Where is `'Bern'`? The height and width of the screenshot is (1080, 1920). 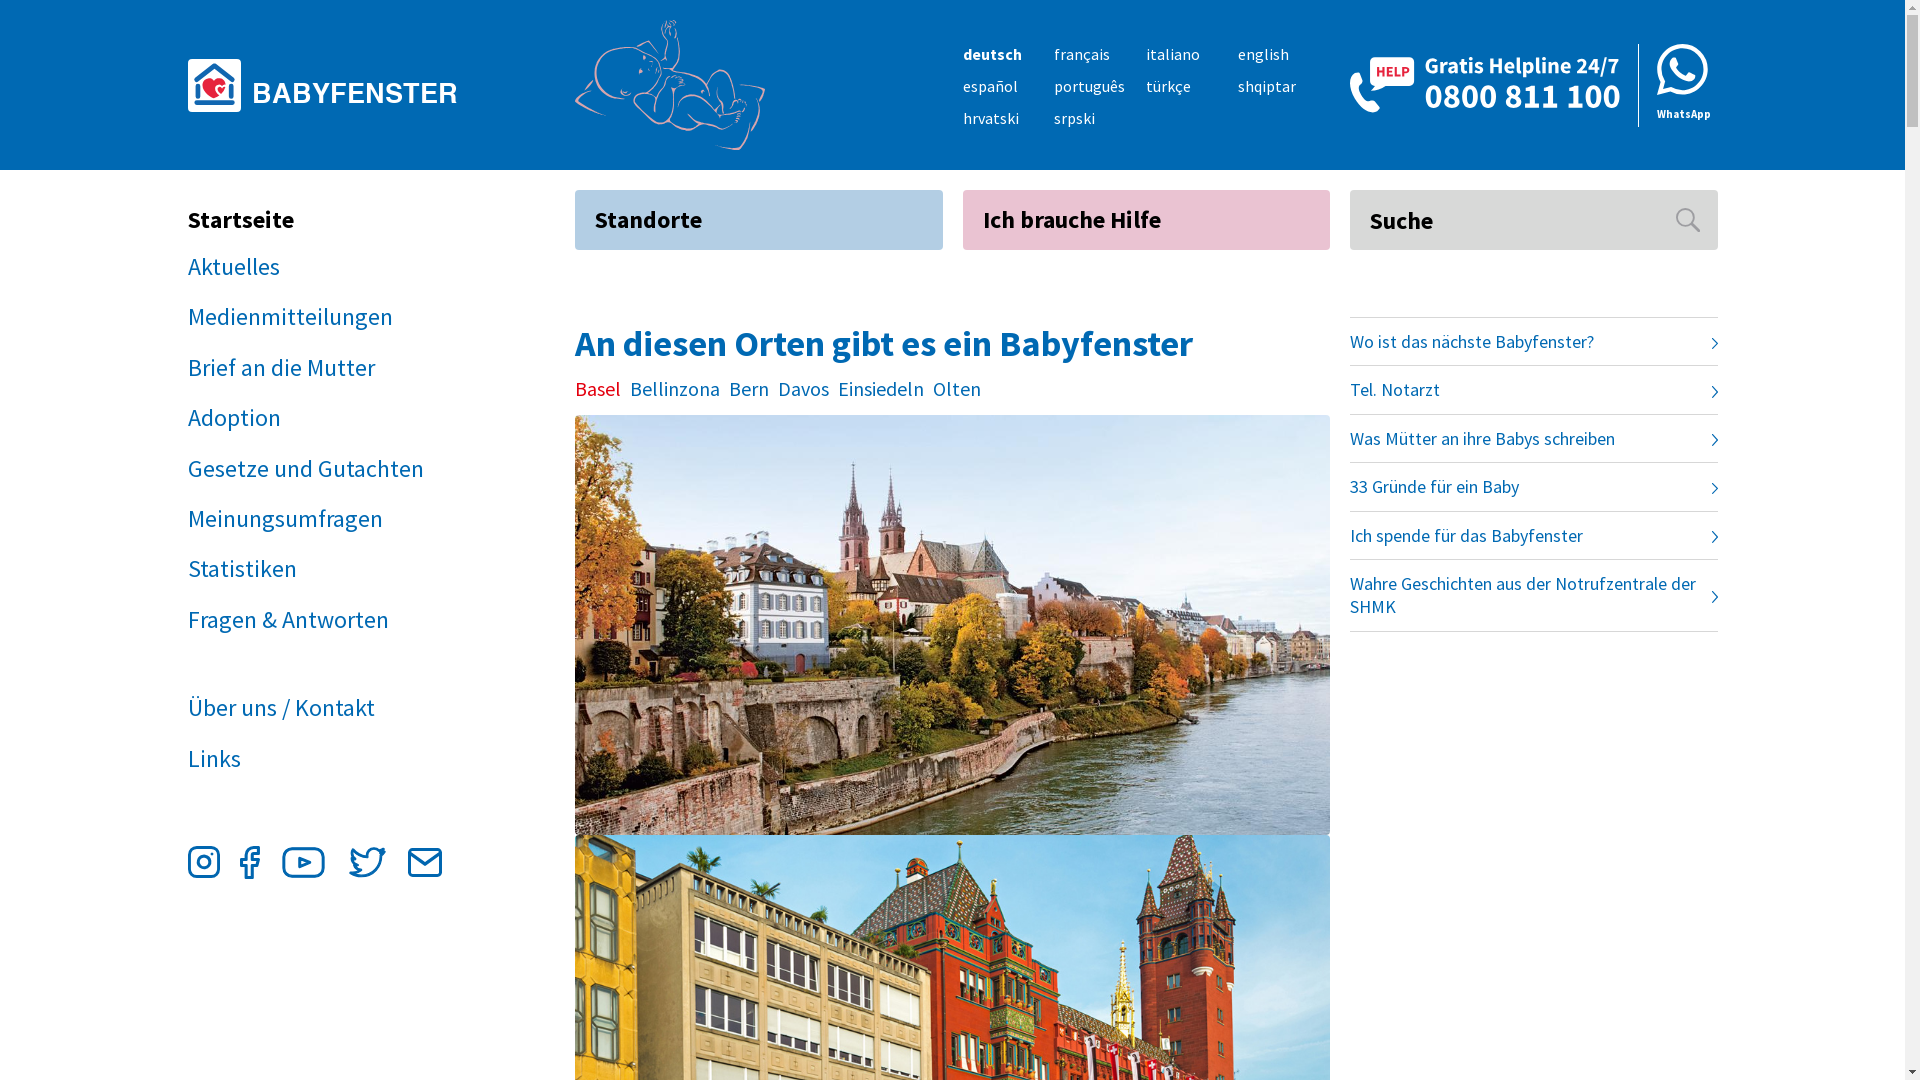
'Bern' is located at coordinates (728, 389).